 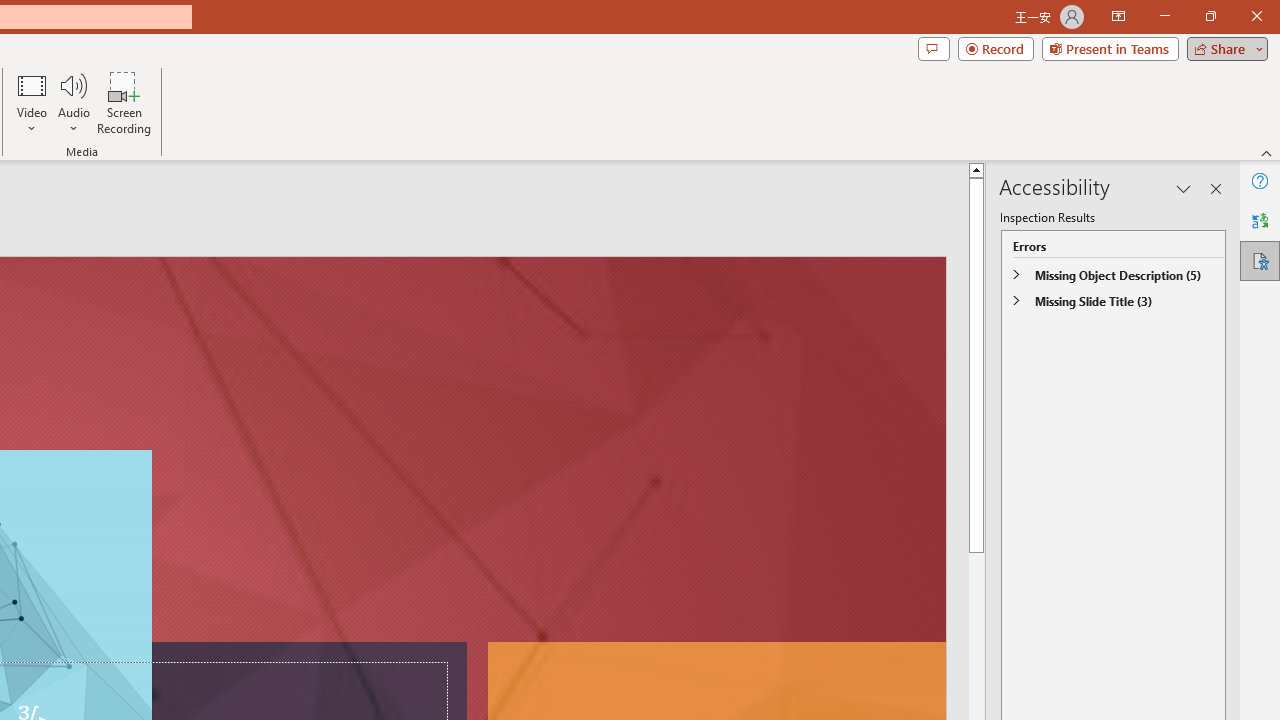 I want to click on 'Minimize', so click(x=1164, y=16).